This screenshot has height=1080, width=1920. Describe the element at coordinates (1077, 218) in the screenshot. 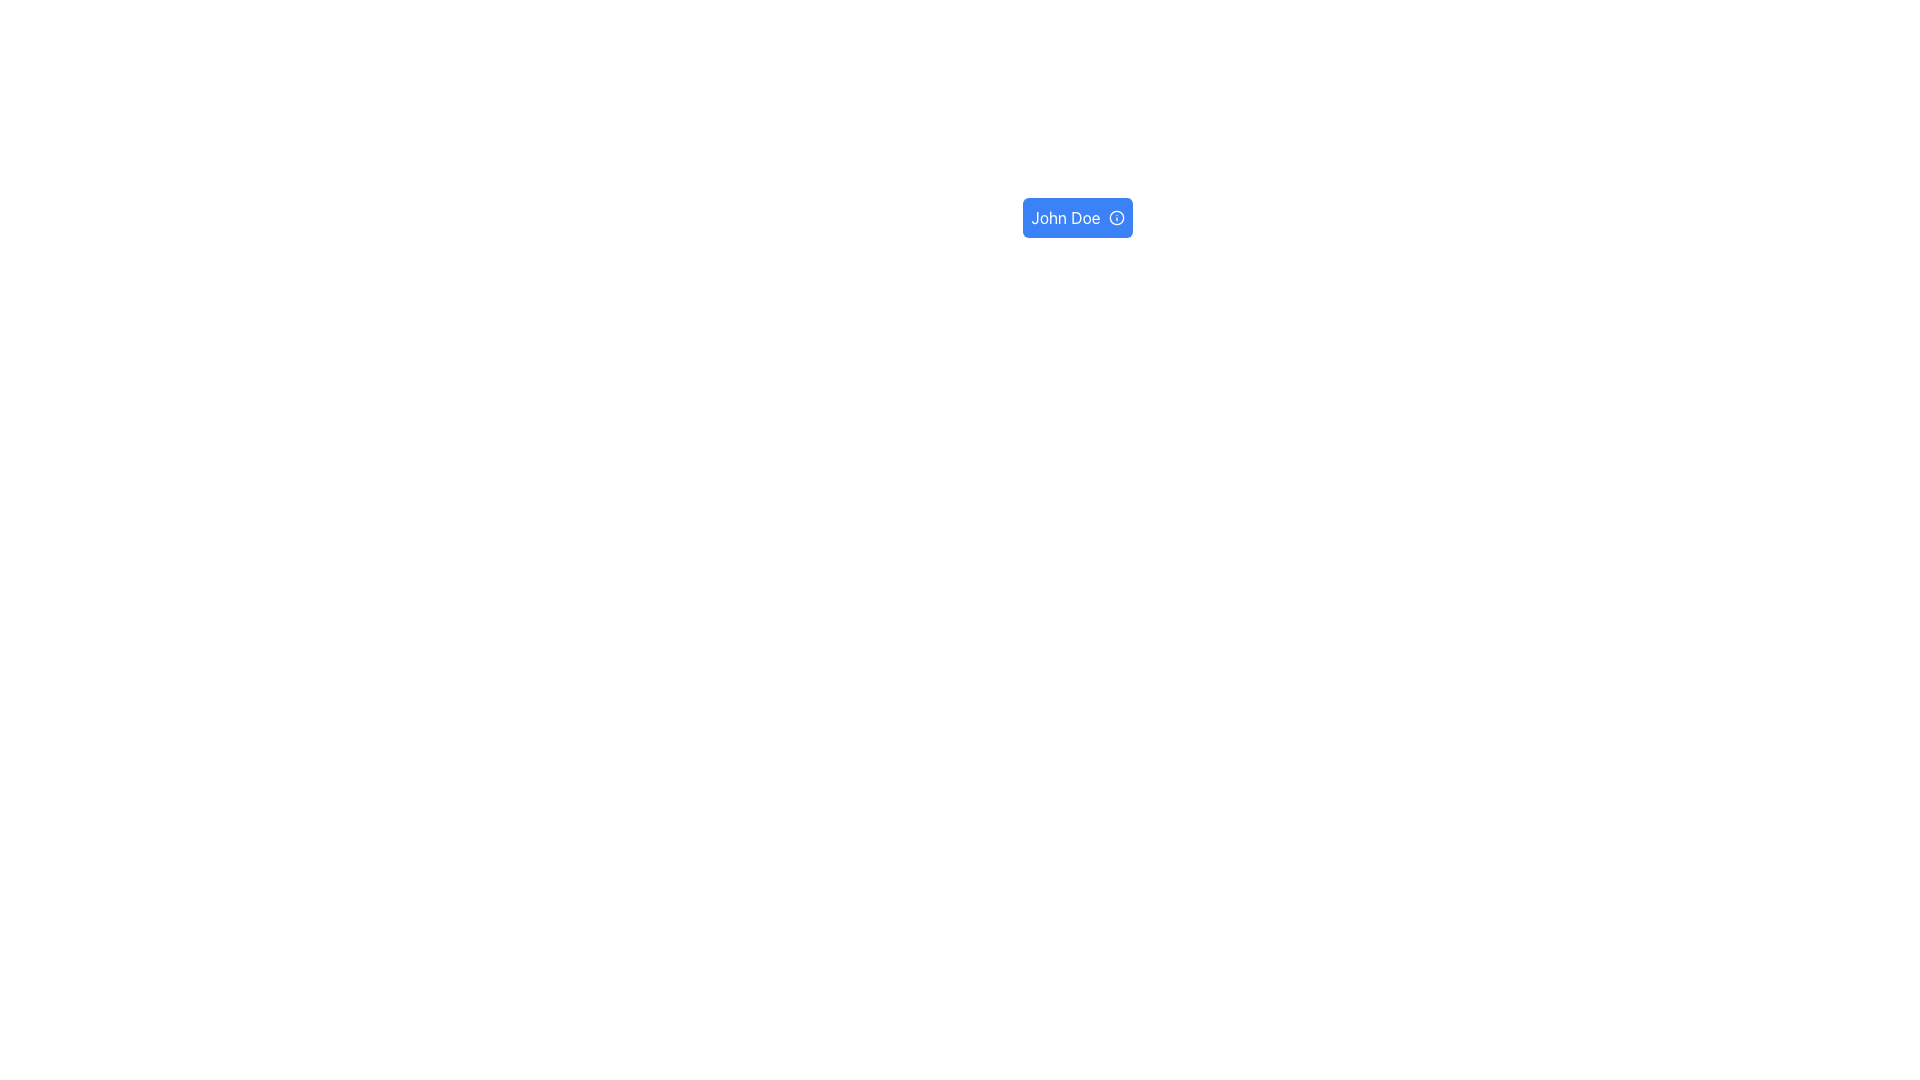

I see `the button displaying 'John Doe' with the information icon` at that location.